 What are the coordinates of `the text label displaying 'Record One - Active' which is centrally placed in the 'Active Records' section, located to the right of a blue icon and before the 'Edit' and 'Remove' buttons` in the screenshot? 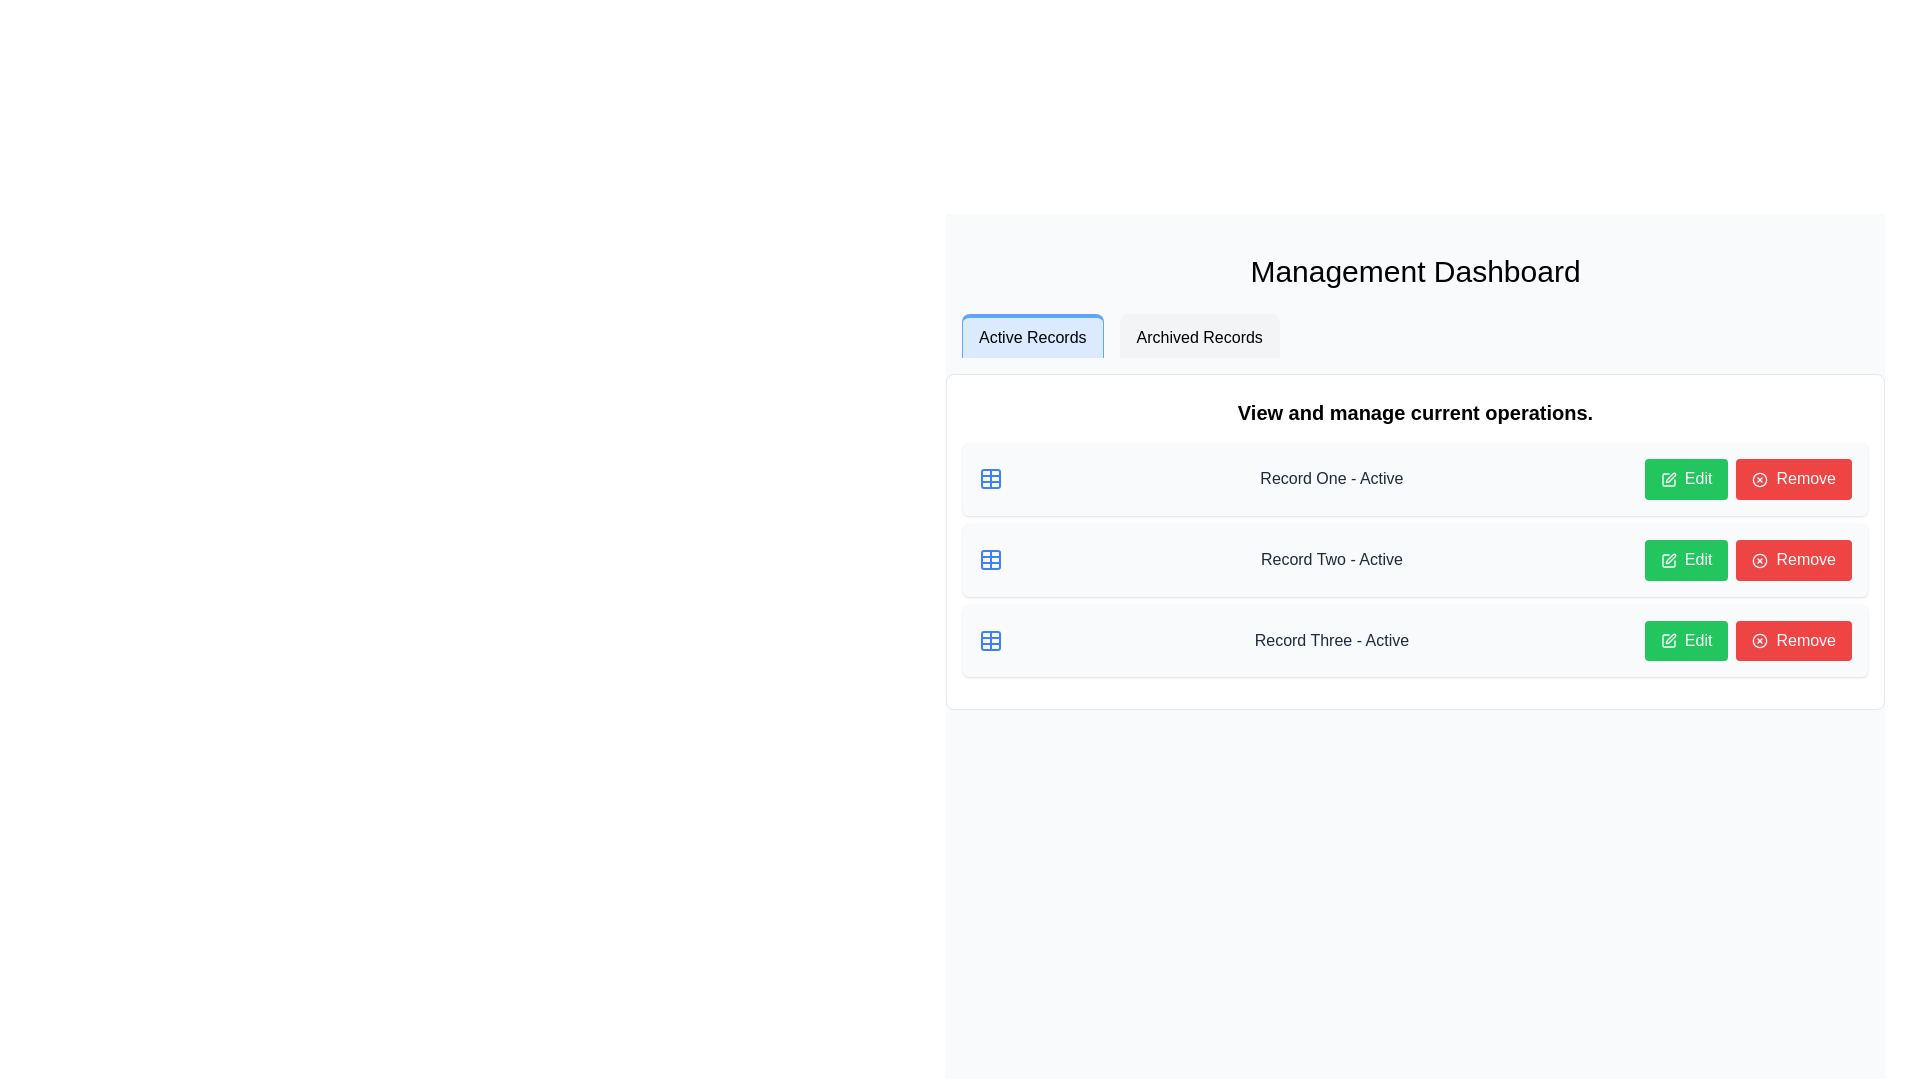 It's located at (1331, 479).